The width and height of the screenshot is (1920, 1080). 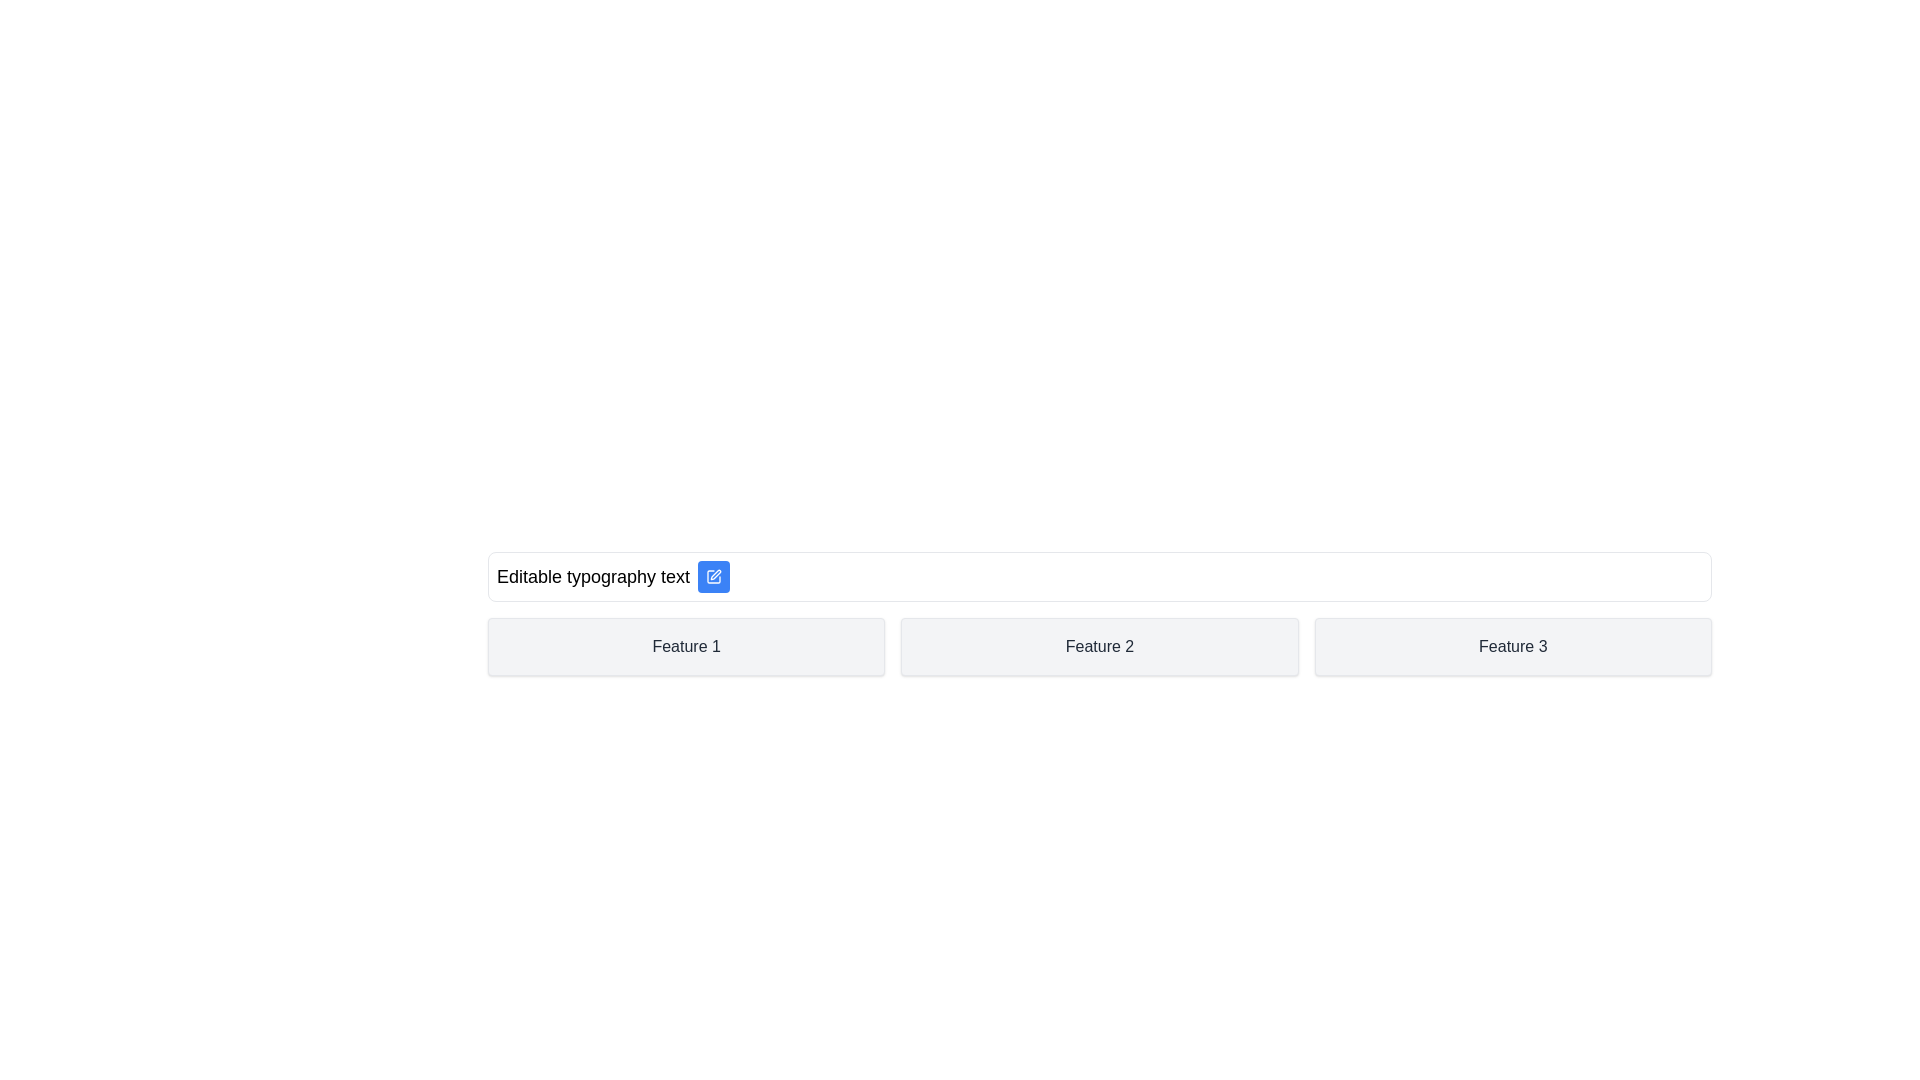 What do you see at coordinates (686, 647) in the screenshot?
I see `the text label indicating a feature or category, which is the first of three similar elements aligned horizontally beneath an editable text box` at bounding box center [686, 647].